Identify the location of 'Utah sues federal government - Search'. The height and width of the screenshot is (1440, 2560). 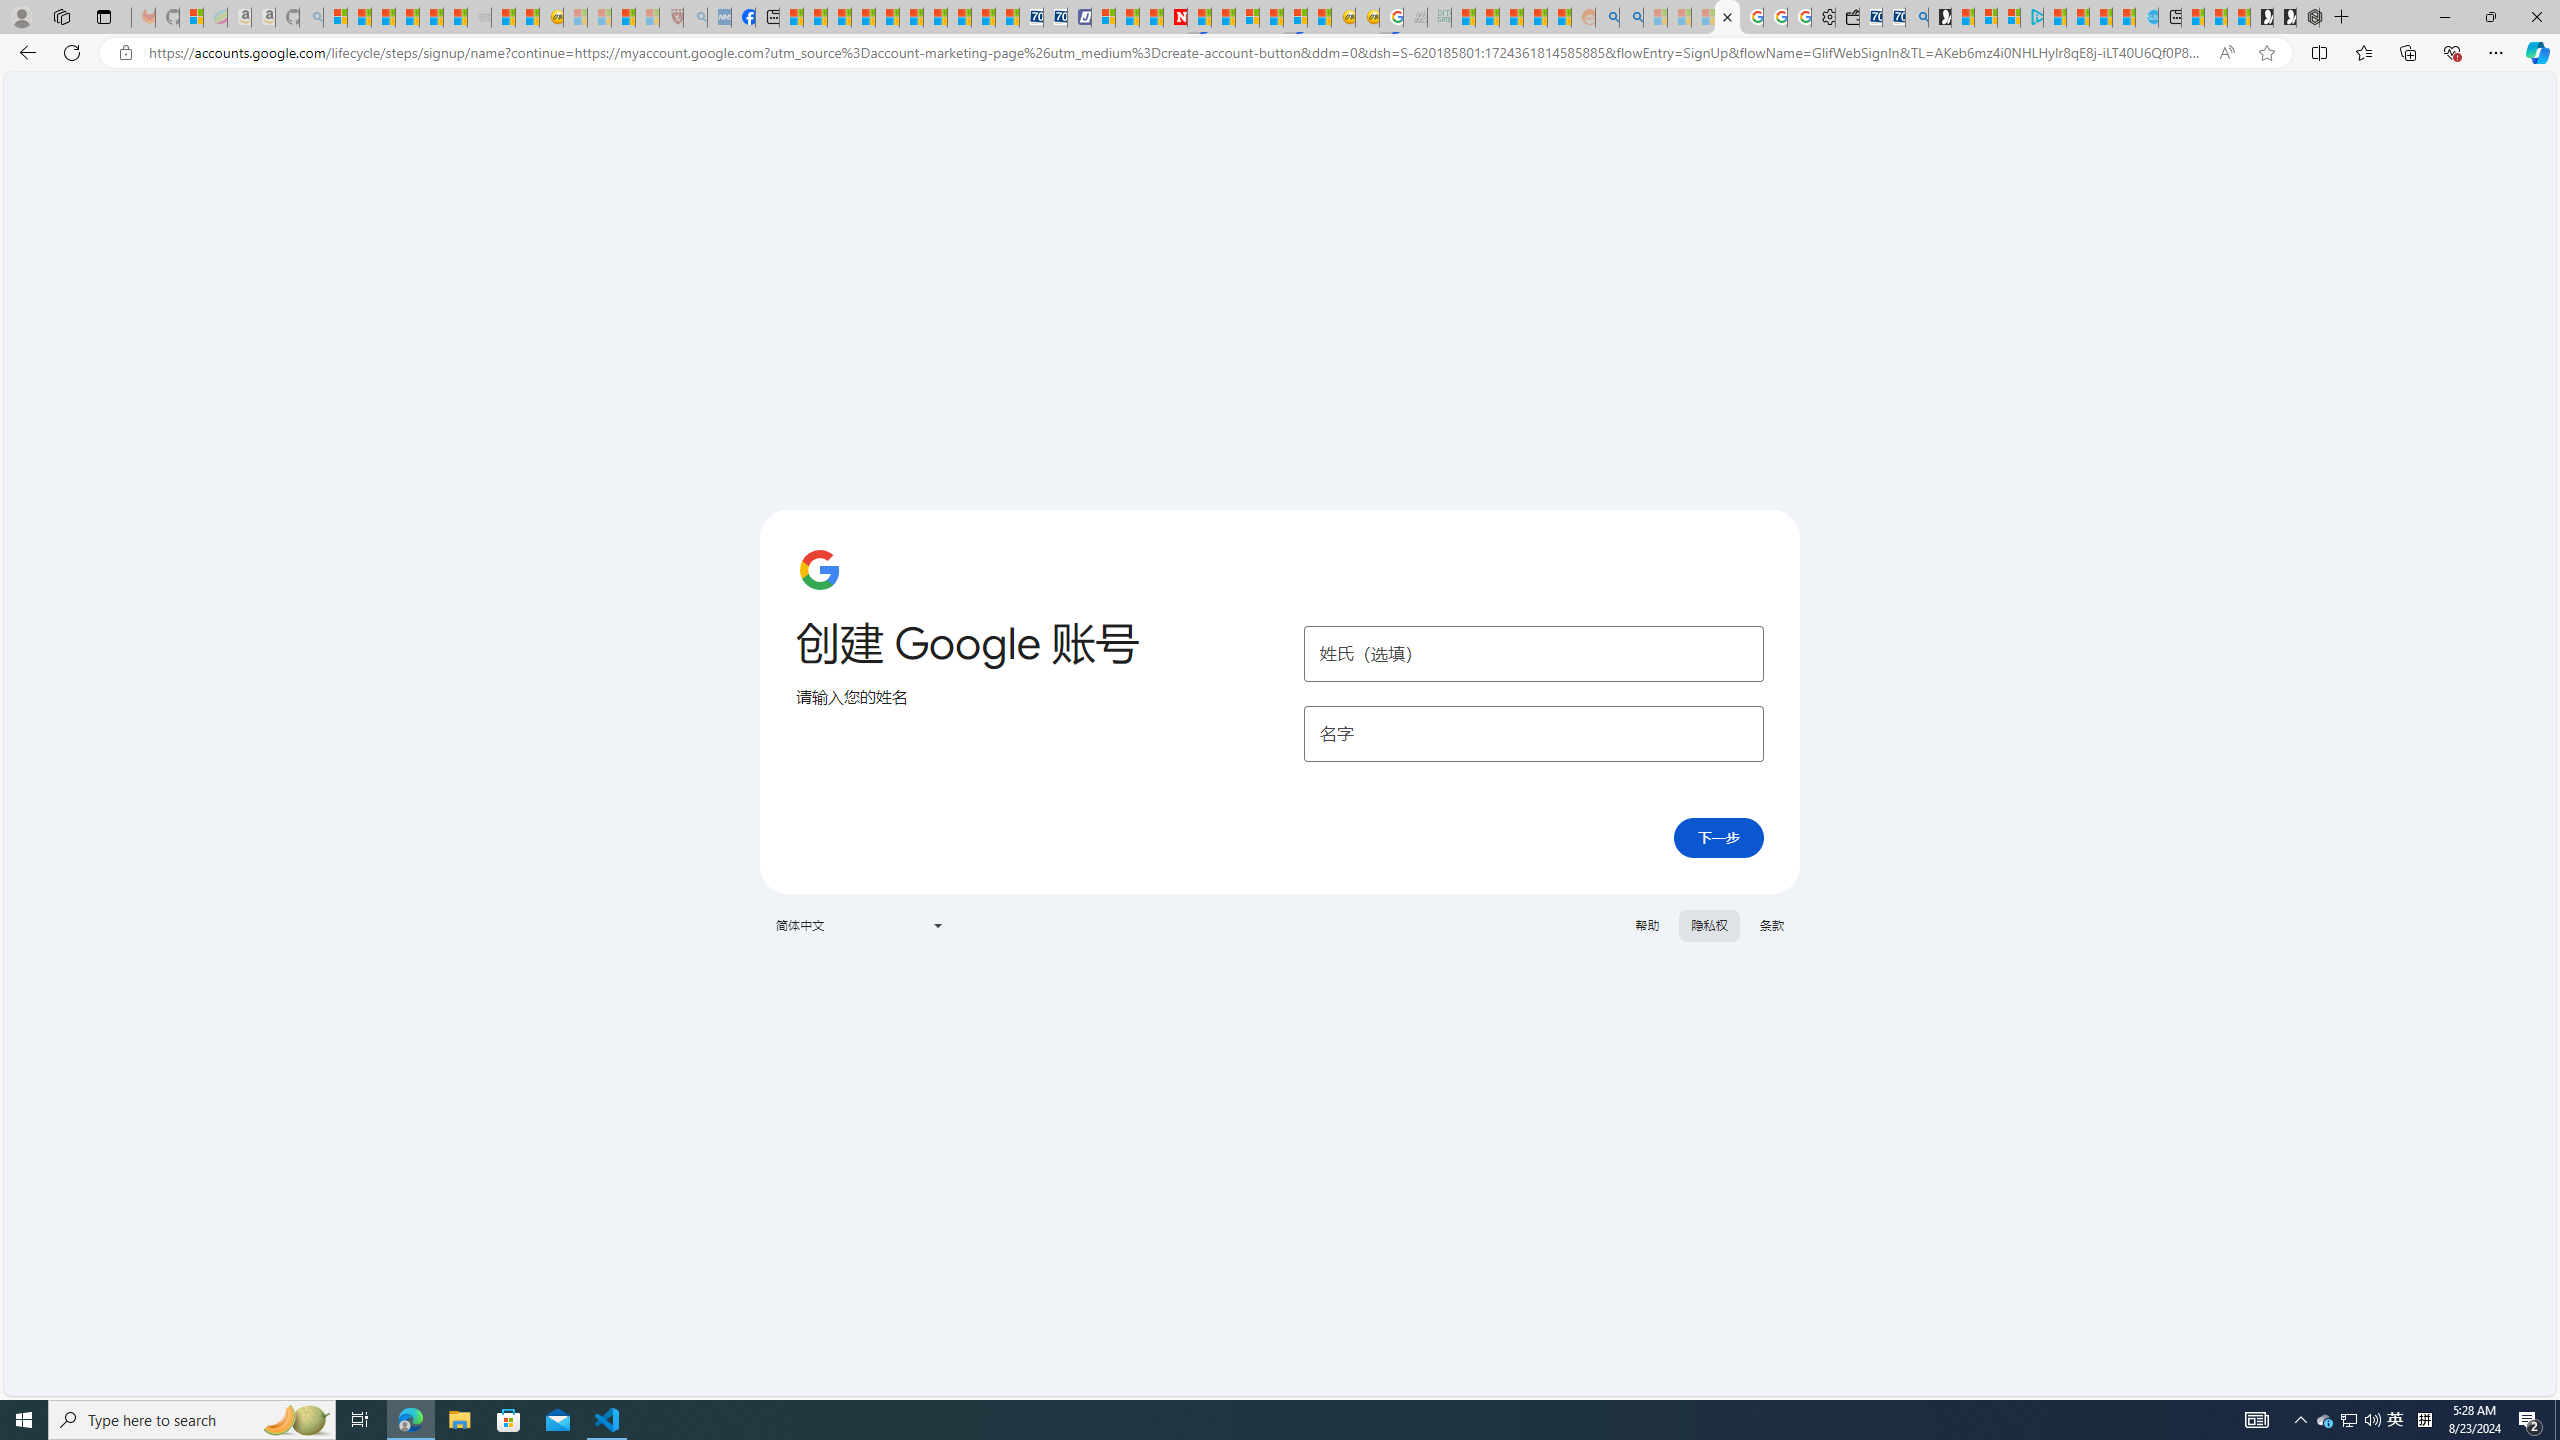
(1630, 16).